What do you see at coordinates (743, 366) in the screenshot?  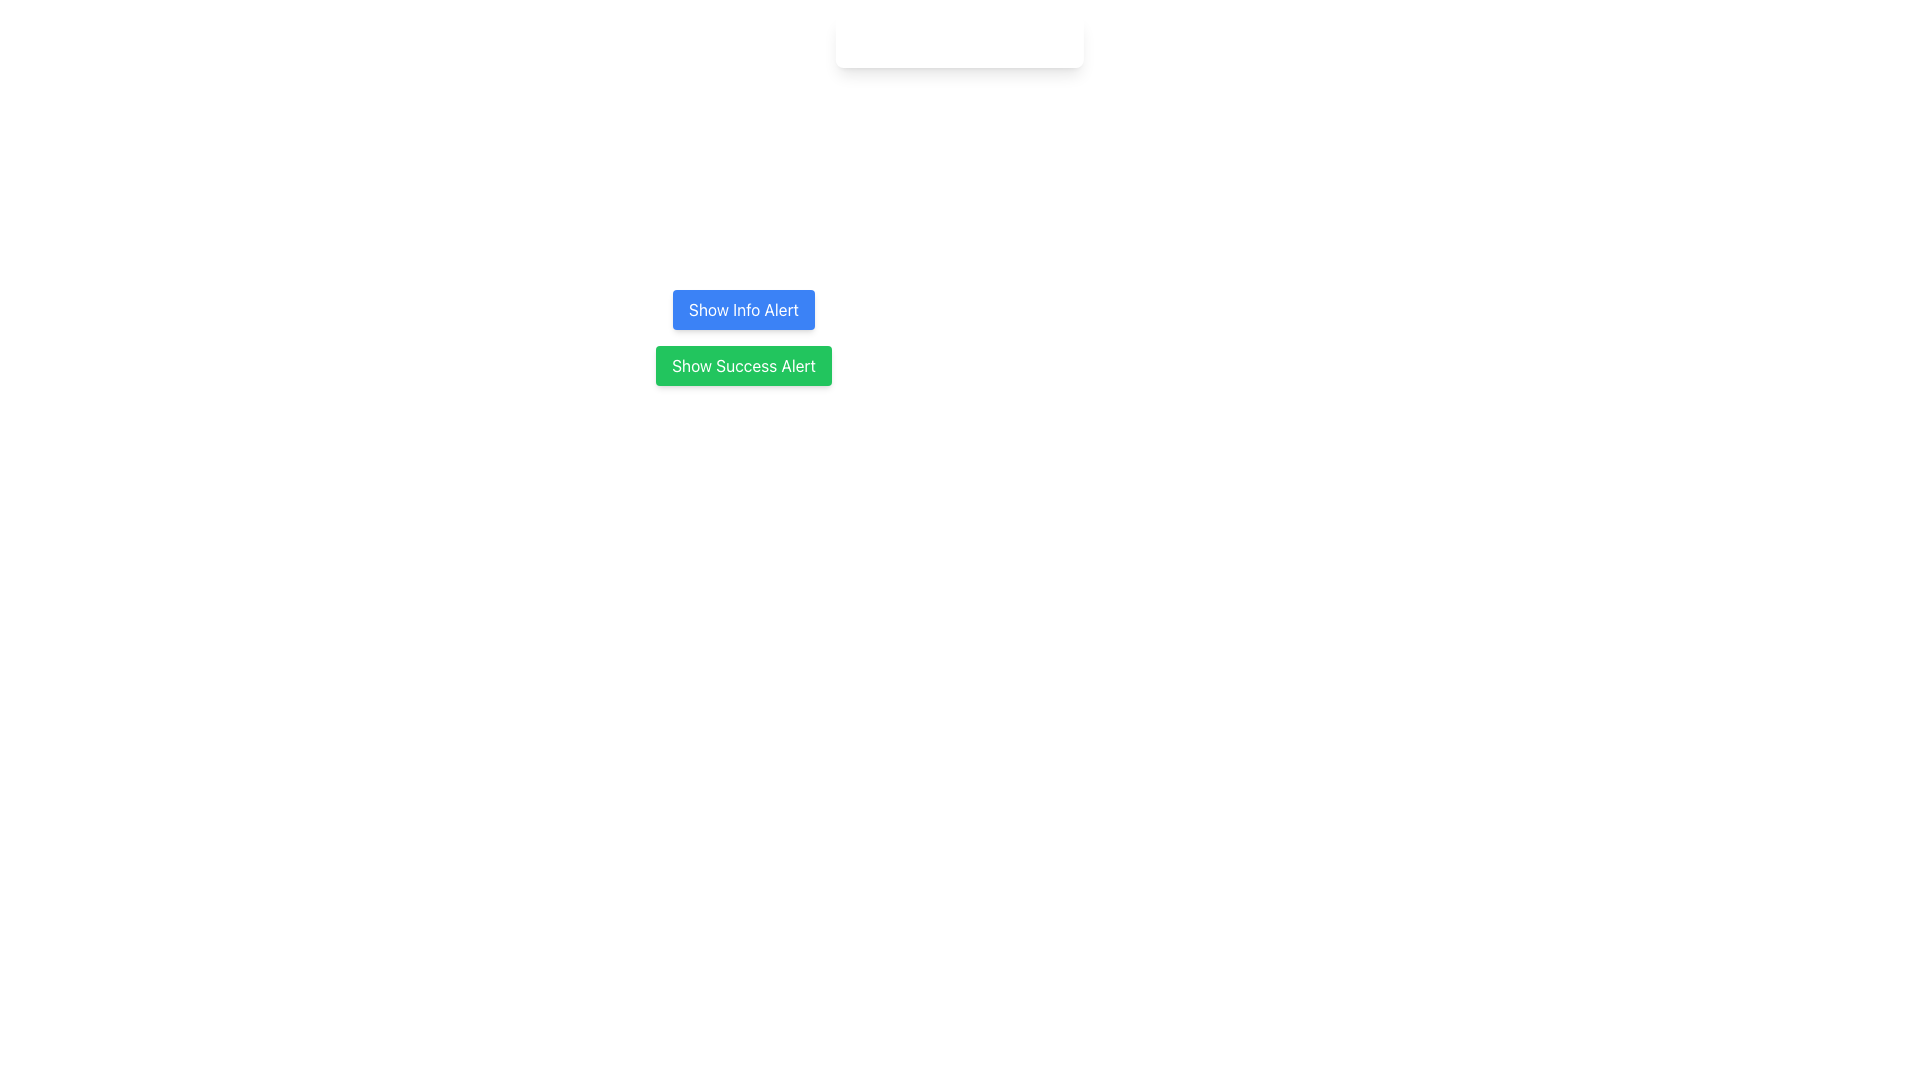 I see `the rectangular button with rounded corners, green background, and white text that reads 'Show Success Alert'` at bounding box center [743, 366].